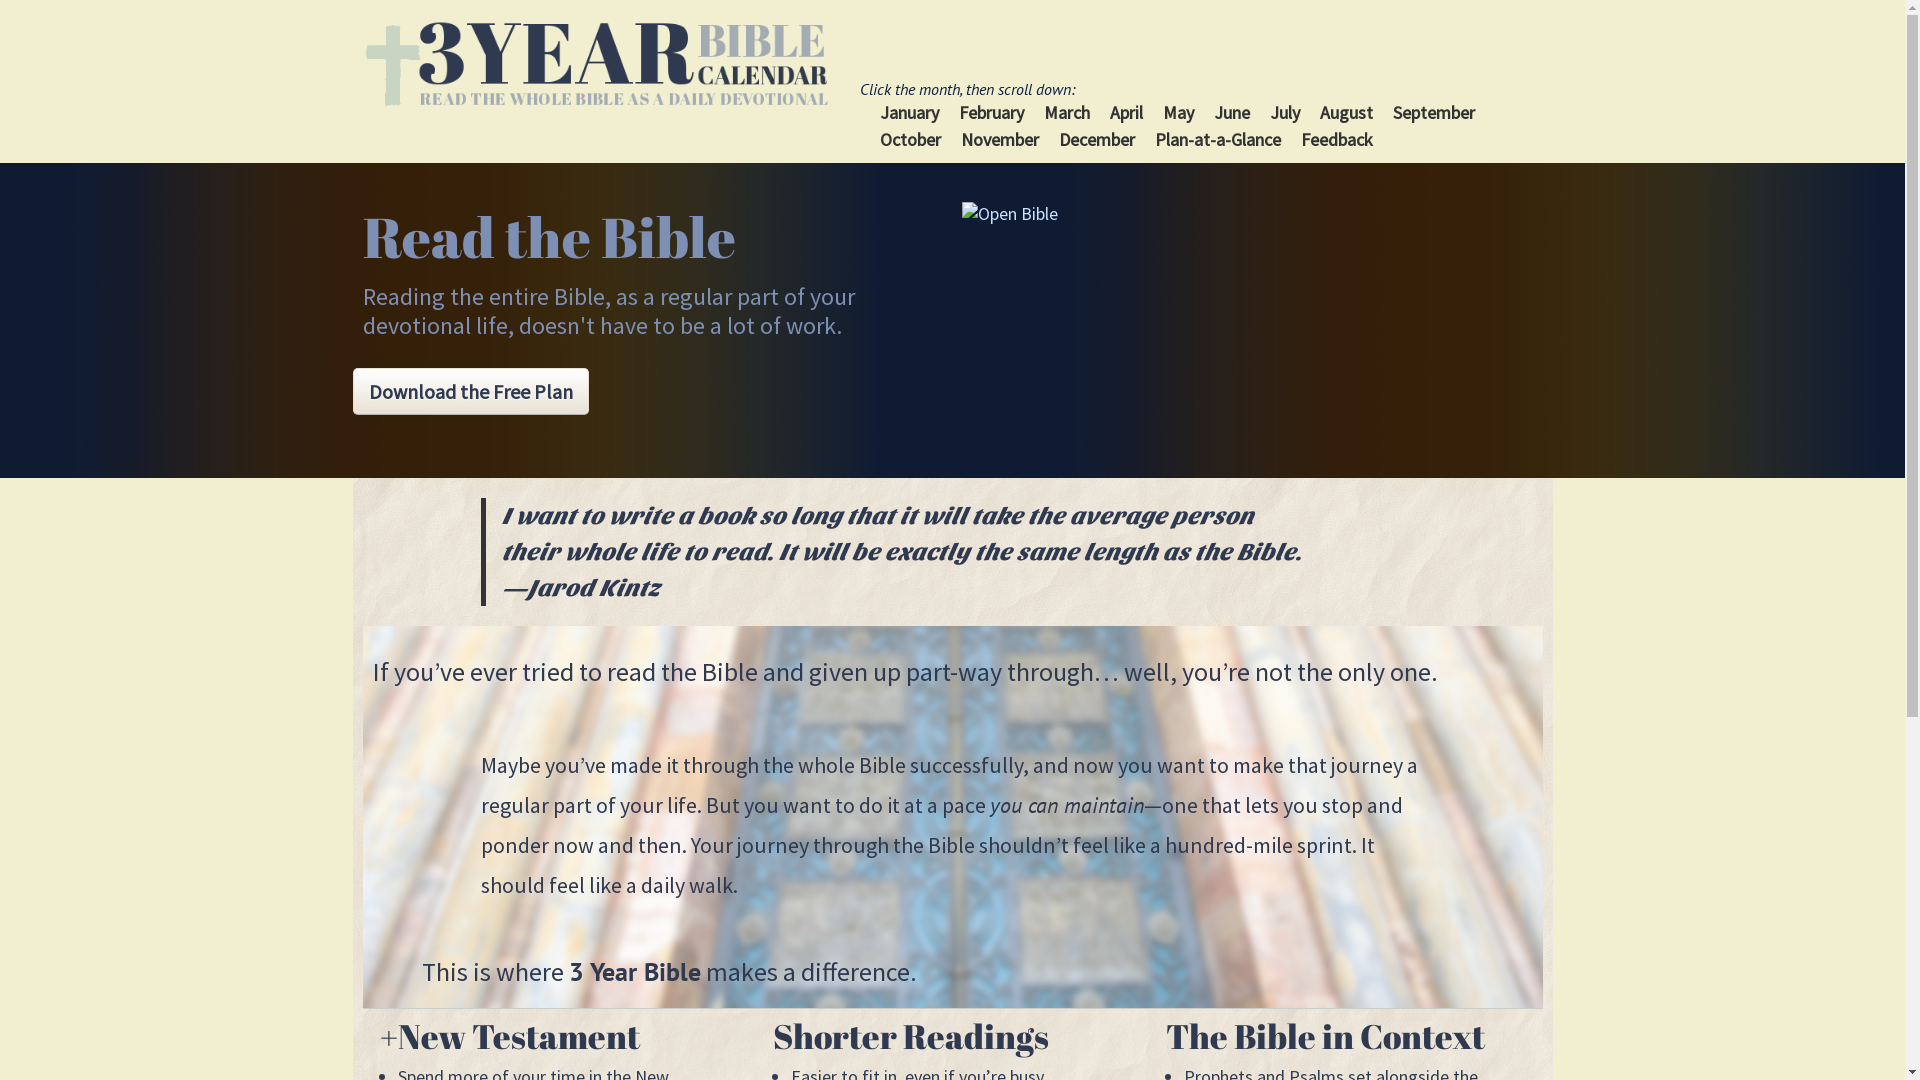  What do you see at coordinates (1217, 138) in the screenshot?
I see `'Plan-at-a-Glance'` at bounding box center [1217, 138].